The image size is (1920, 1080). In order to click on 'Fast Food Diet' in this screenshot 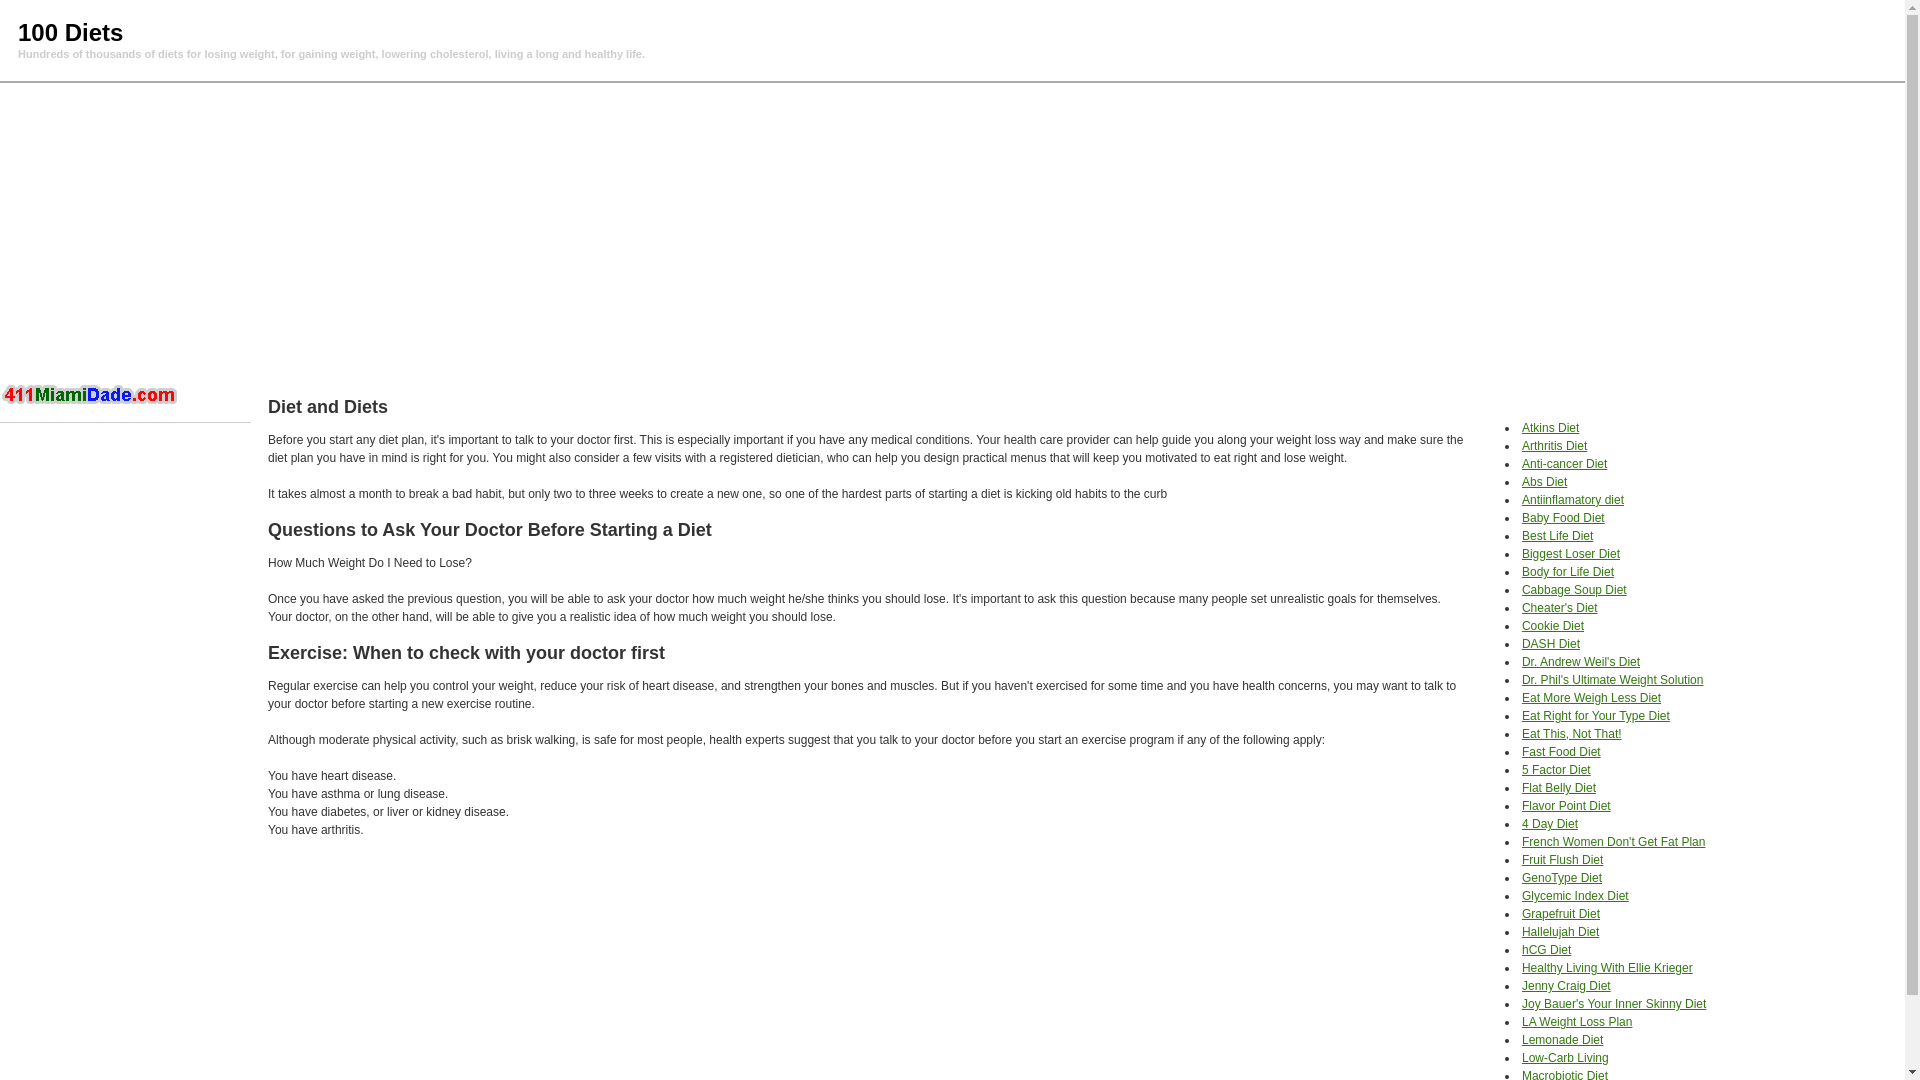, I will do `click(1560, 752)`.